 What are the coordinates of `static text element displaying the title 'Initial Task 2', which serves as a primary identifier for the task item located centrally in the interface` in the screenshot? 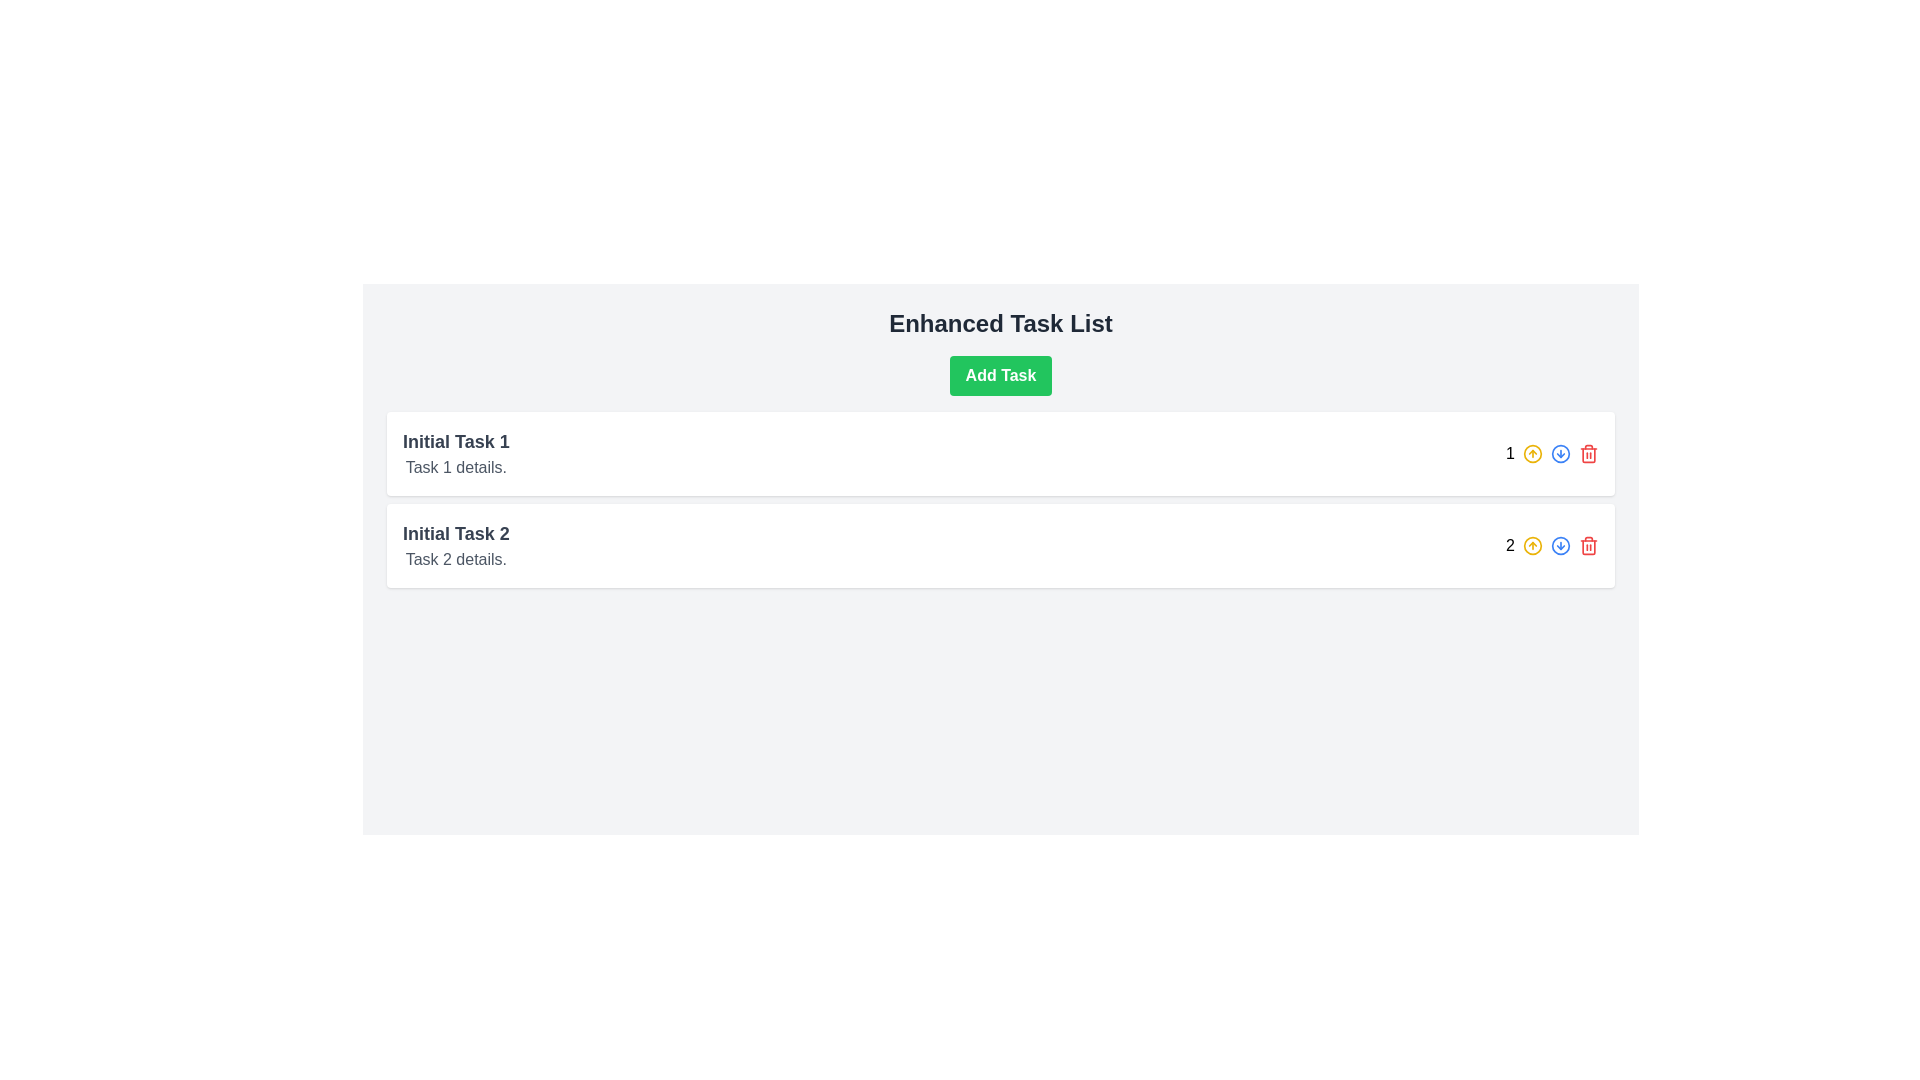 It's located at (455, 532).